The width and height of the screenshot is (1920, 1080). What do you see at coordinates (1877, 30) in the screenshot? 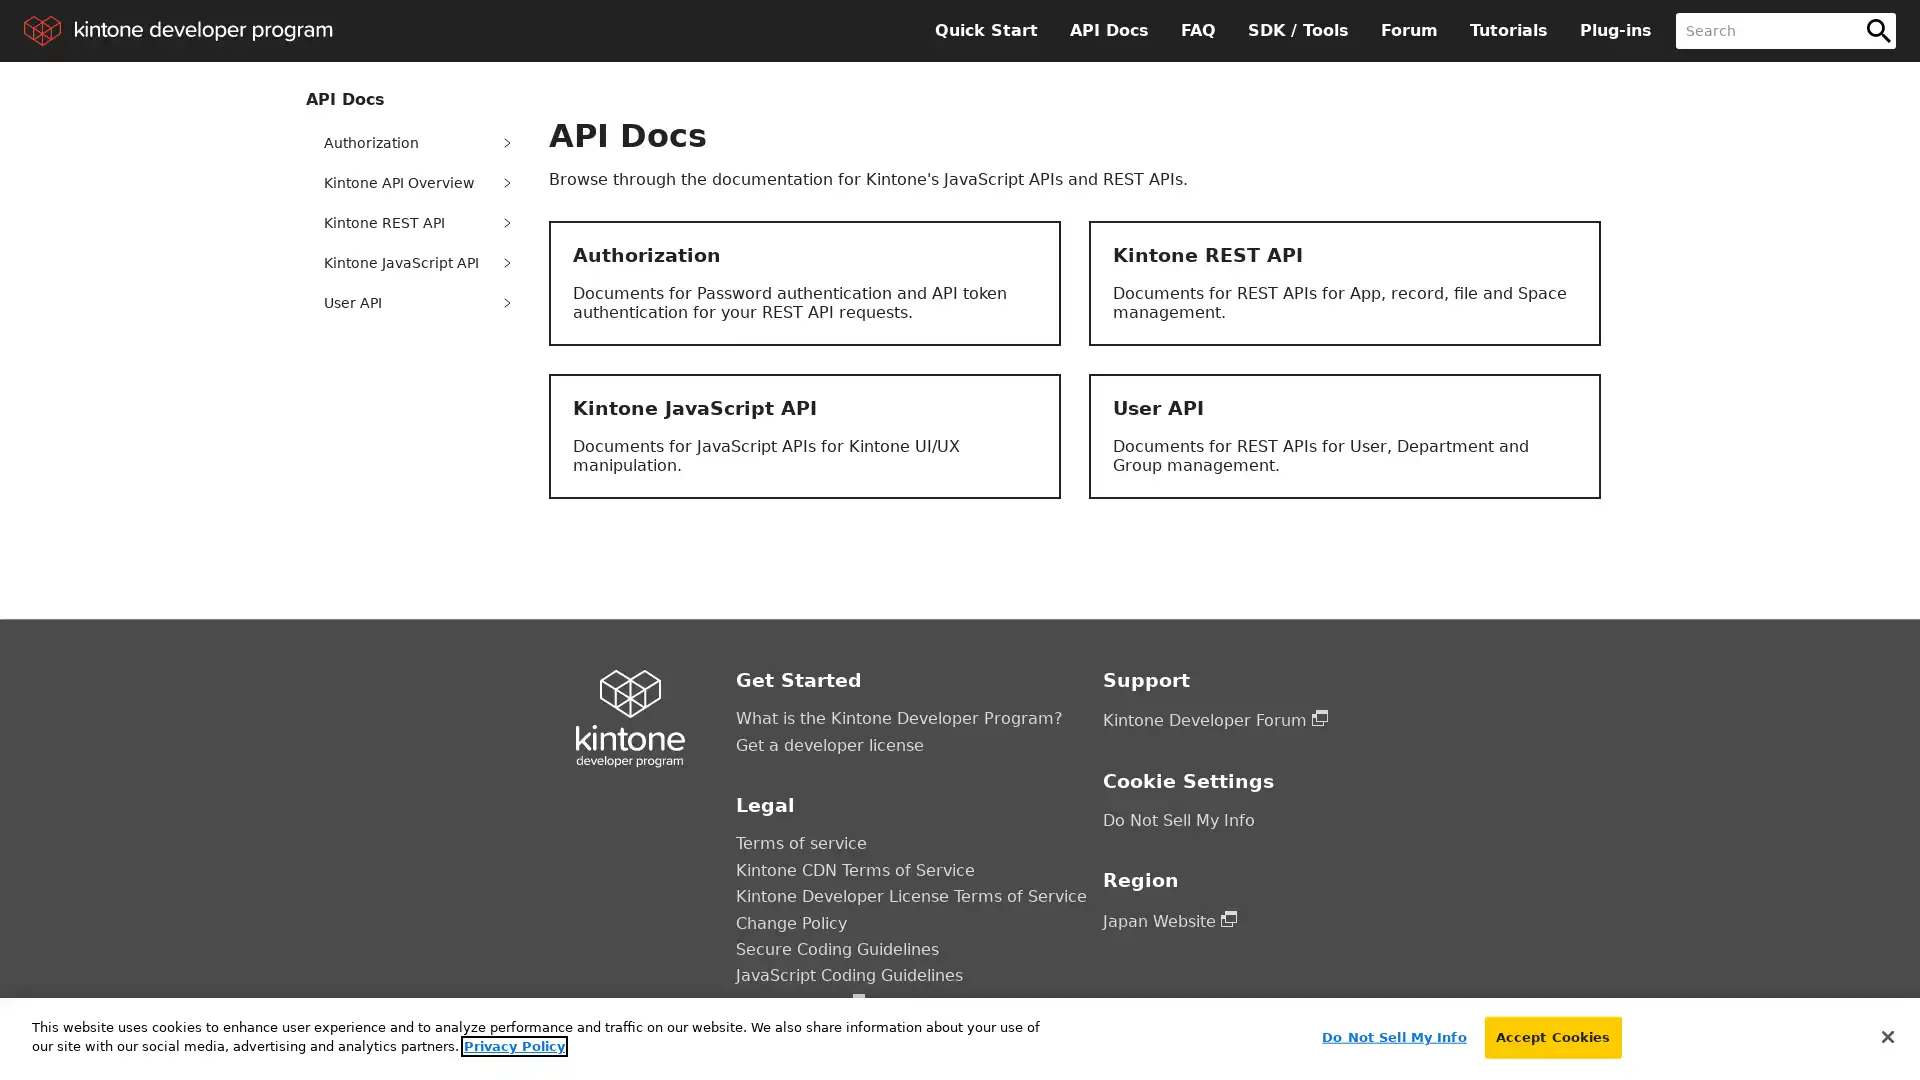
I see `Search` at bounding box center [1877, 30].